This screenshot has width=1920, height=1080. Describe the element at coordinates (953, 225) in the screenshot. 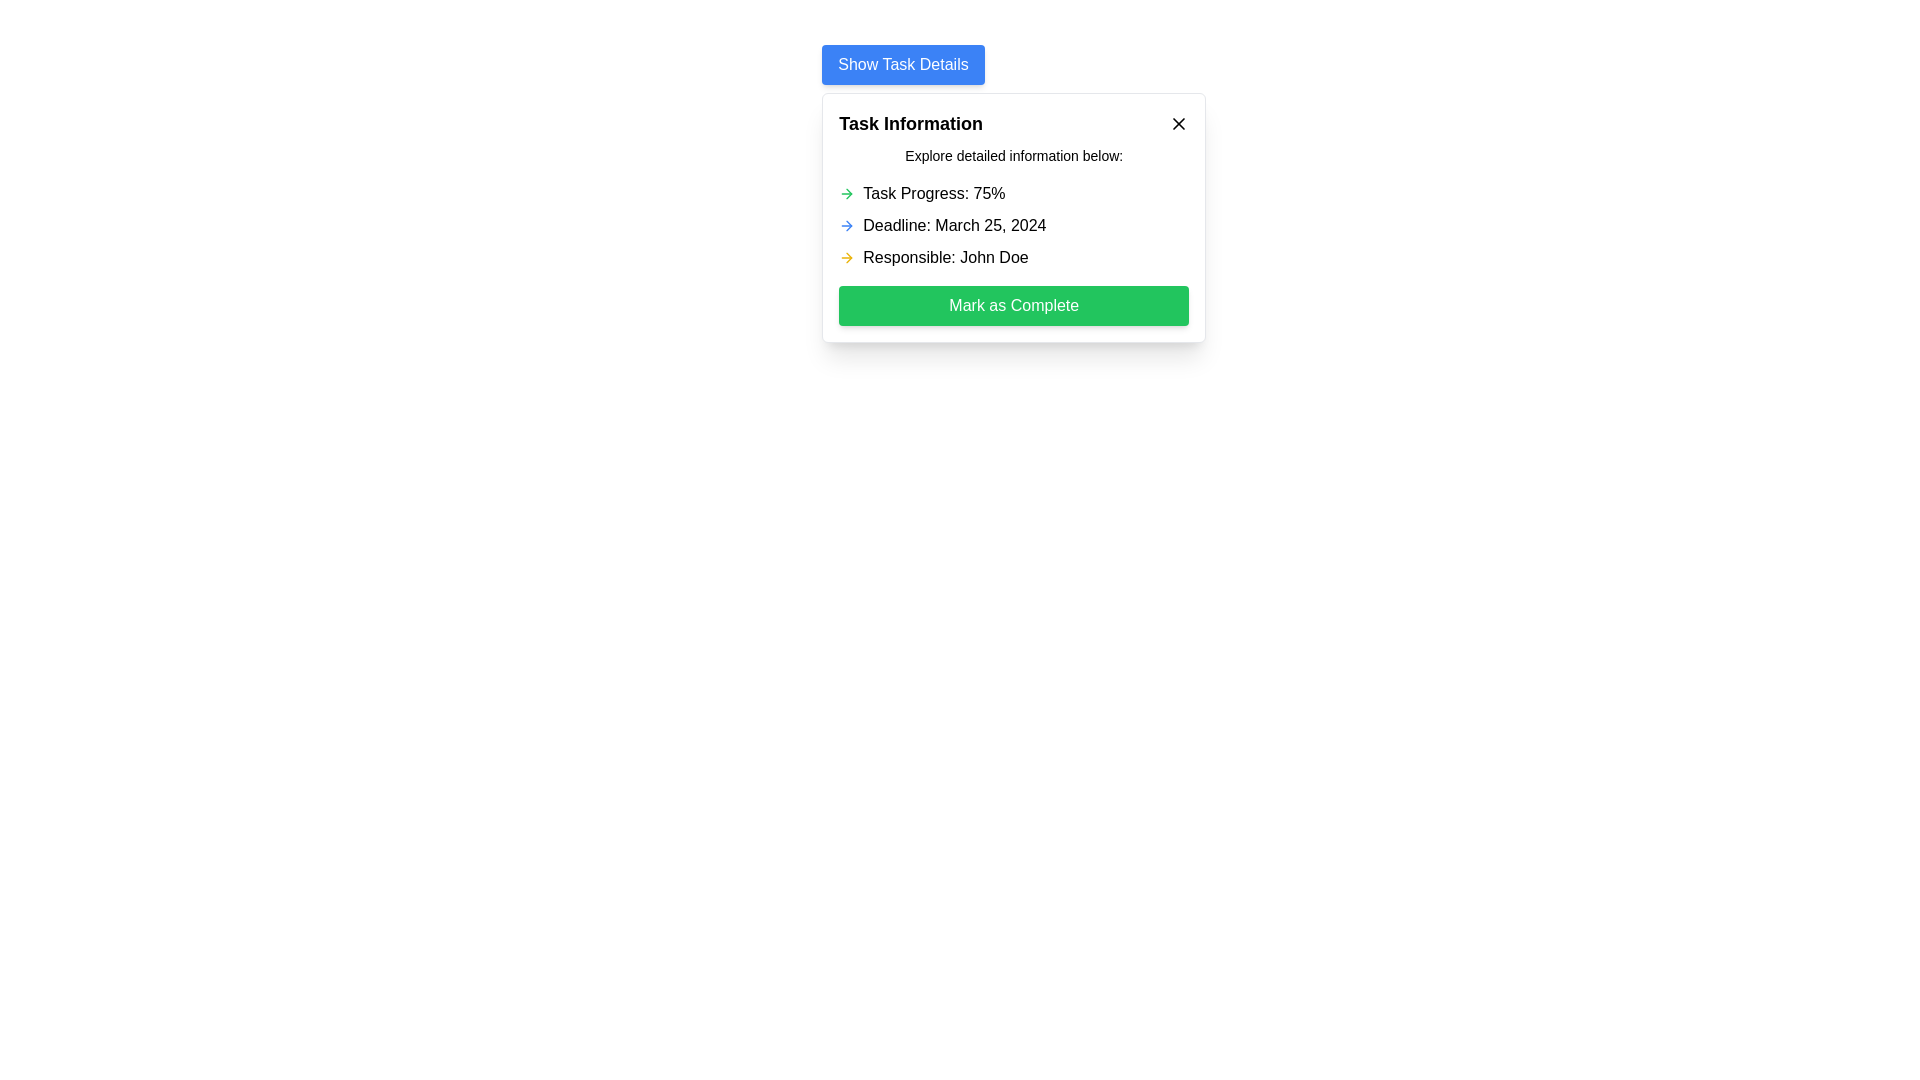

I see `the text label displaying 'Deadline: March 25, 2024' which is centrally aligned within the 'Task Information' modal, positioned below 'Task Progress' and above 'Responsible'` at that location.